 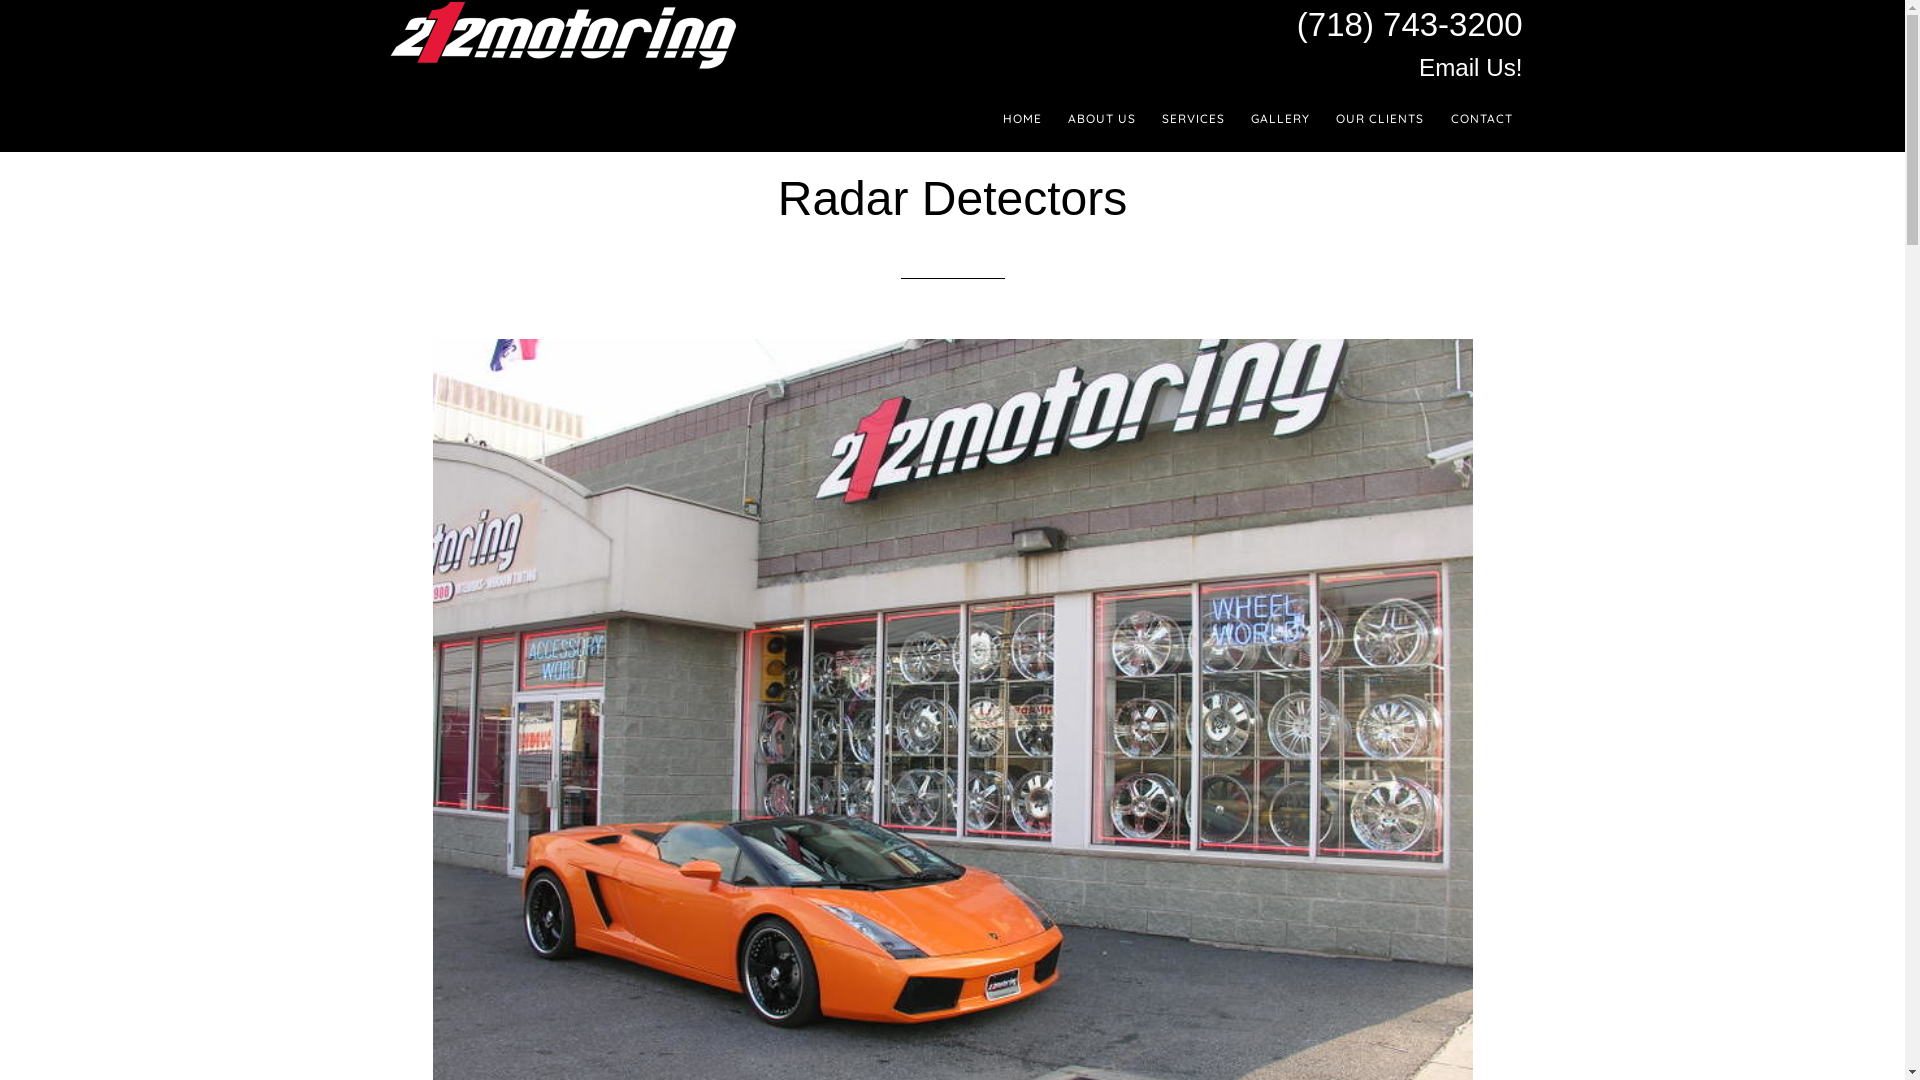 I want to click on 'SERVICES', so click(x=1193, y=119).